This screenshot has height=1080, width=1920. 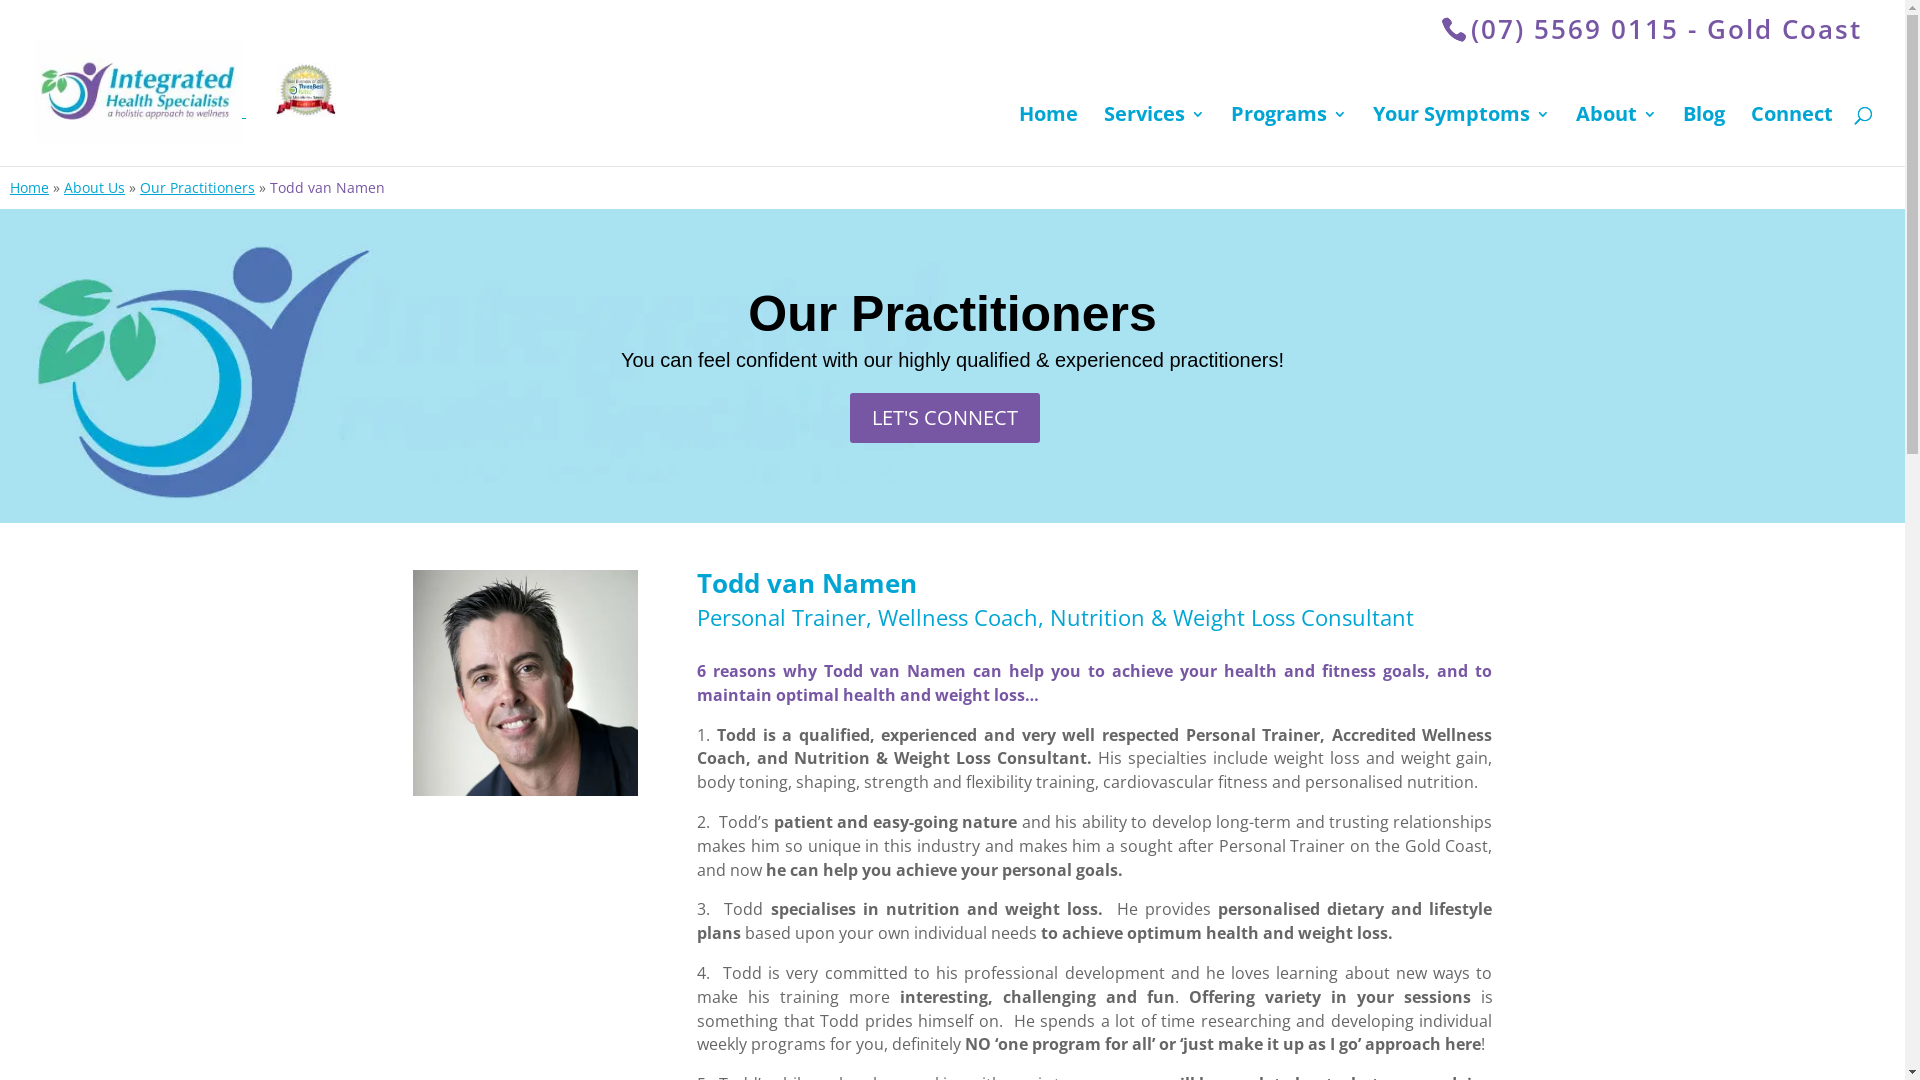 What do you see at coordinates (524, 681) in the screenshot?
I see `'Todd van Namen - Integrated Health Specialists'` at bounding box center [524, 681].